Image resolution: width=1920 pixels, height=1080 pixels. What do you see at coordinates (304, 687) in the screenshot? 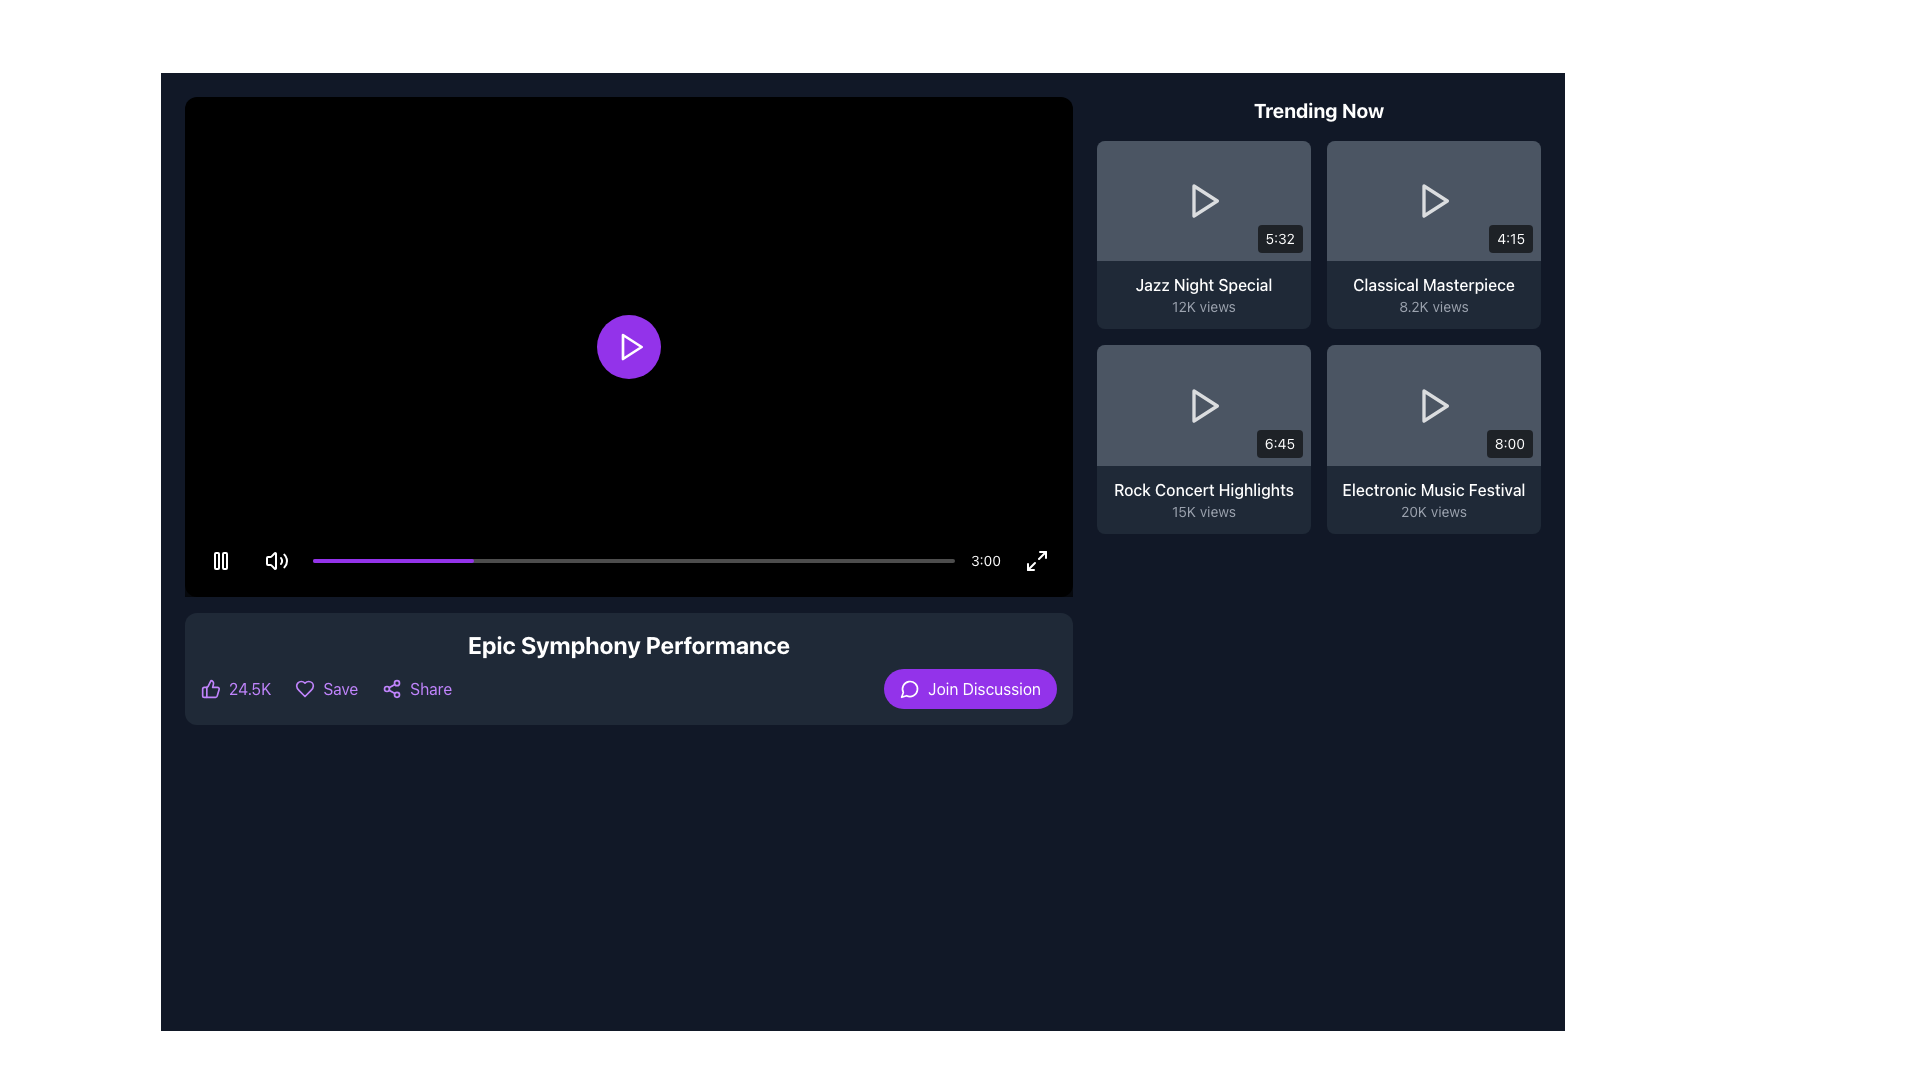
I see `the heart-shaped icon located second among the interactive control icons beneath the video titled 'Epic Symphony Performance'` at bounding box center [304, 687].